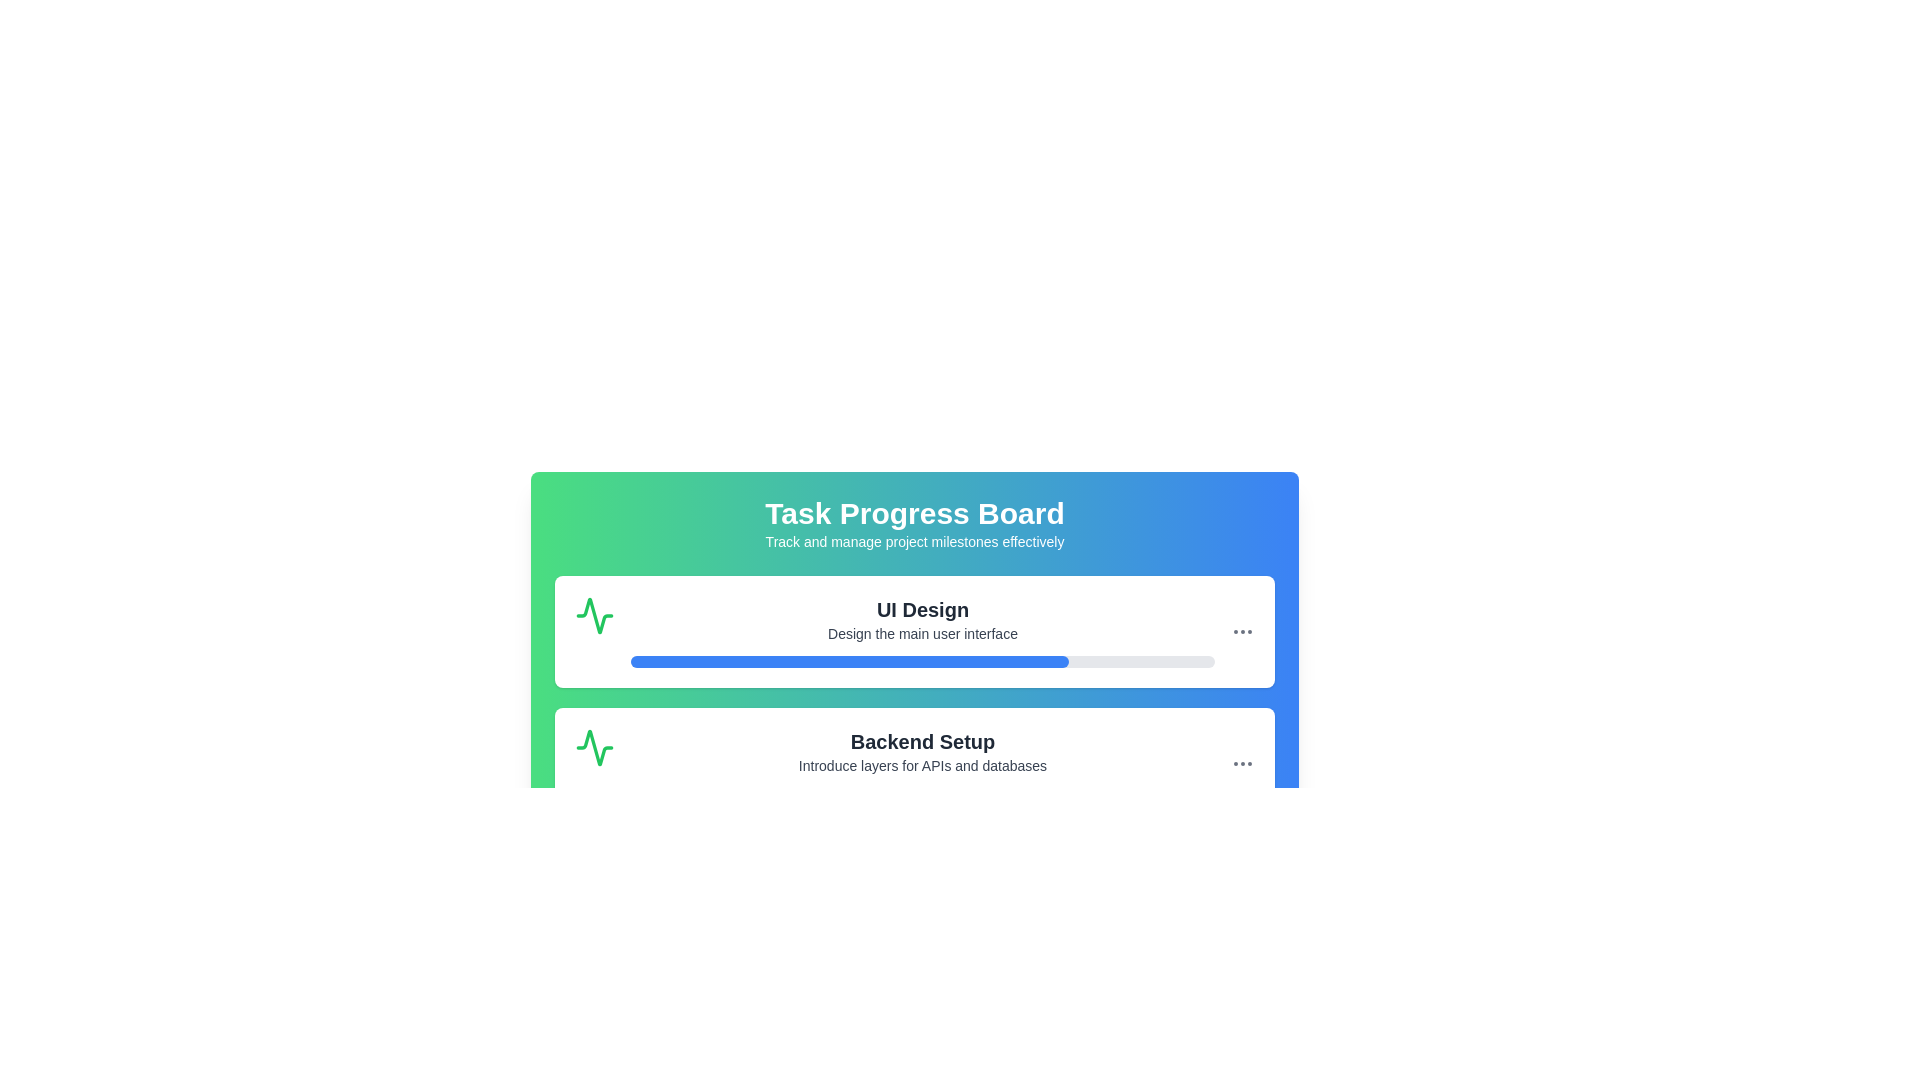  I want to click on the progress represented by the progress bar located in the 'Backend Setup' section, below the text 'Introduce layers for APIs and databases', so click(921, 793).